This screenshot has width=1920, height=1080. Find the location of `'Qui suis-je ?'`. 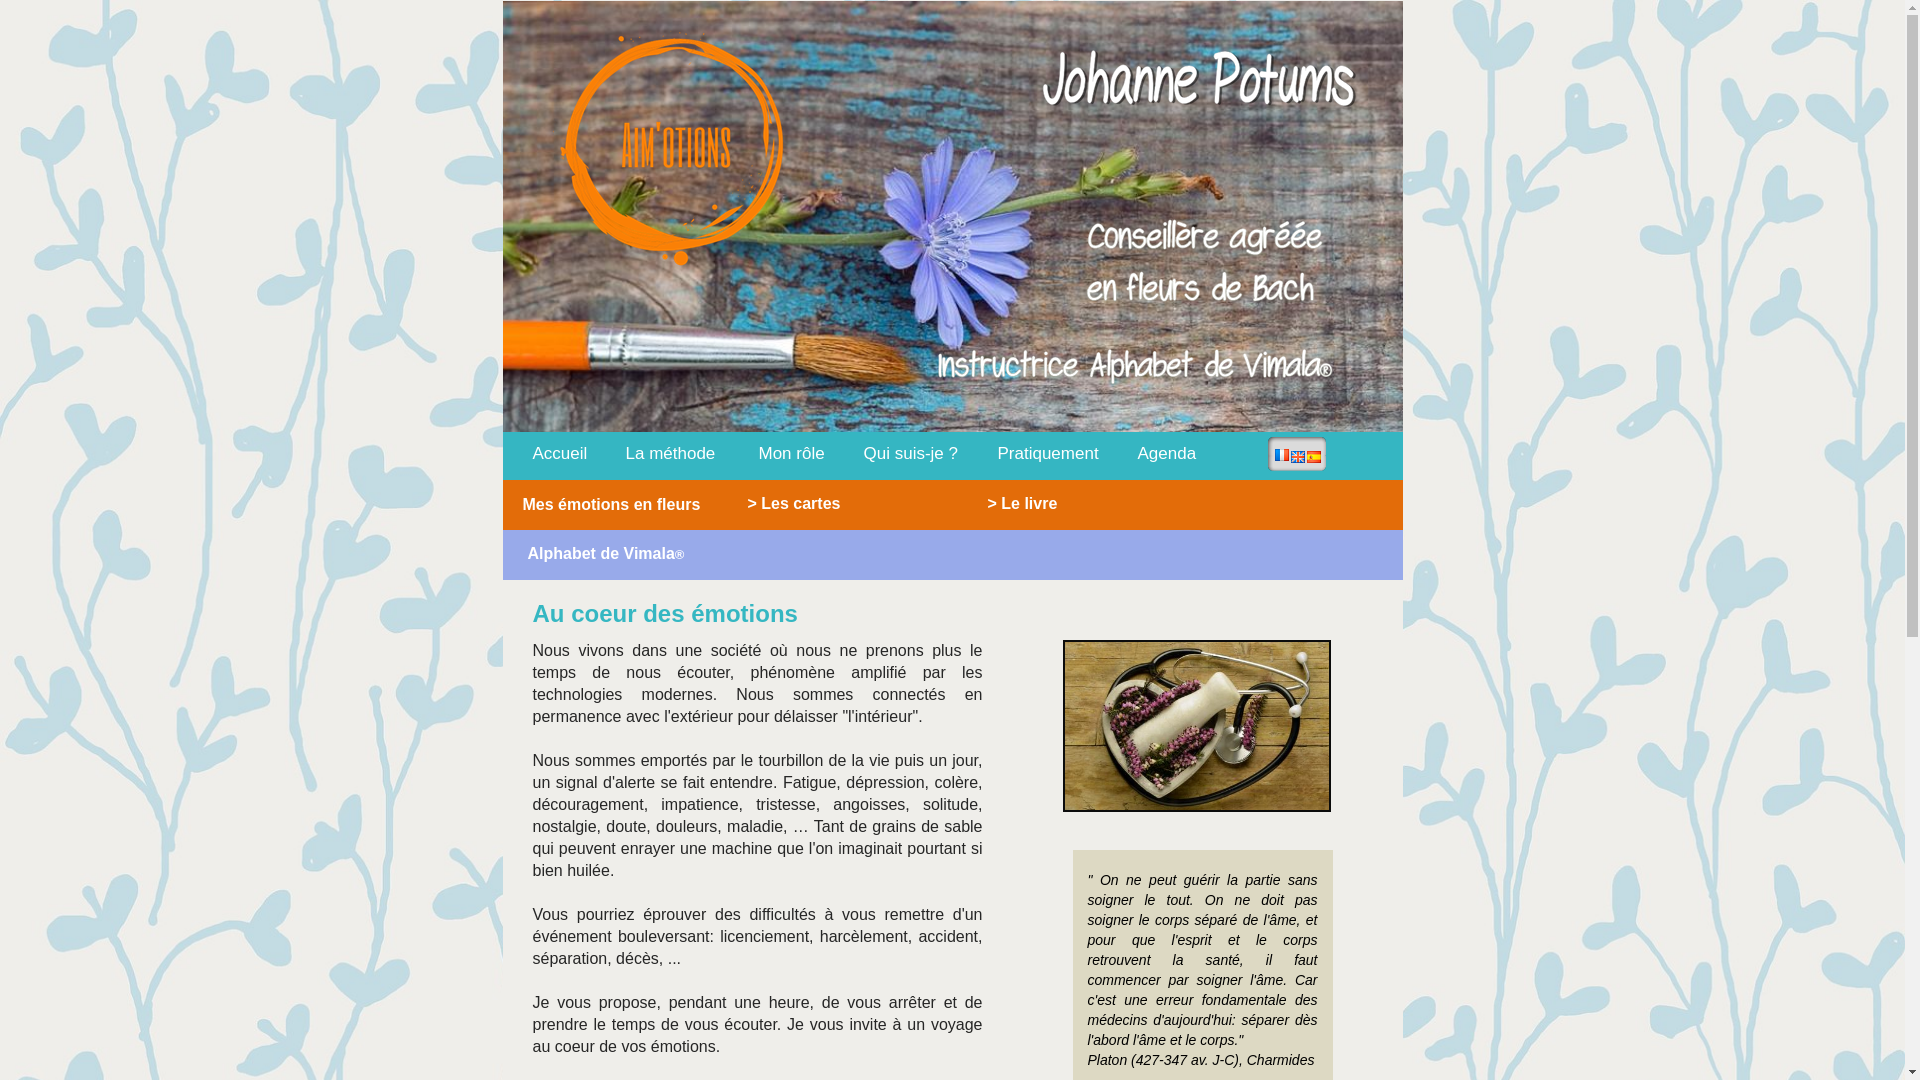

'Qui suis-je ?' is located at coordinates (864, 452).